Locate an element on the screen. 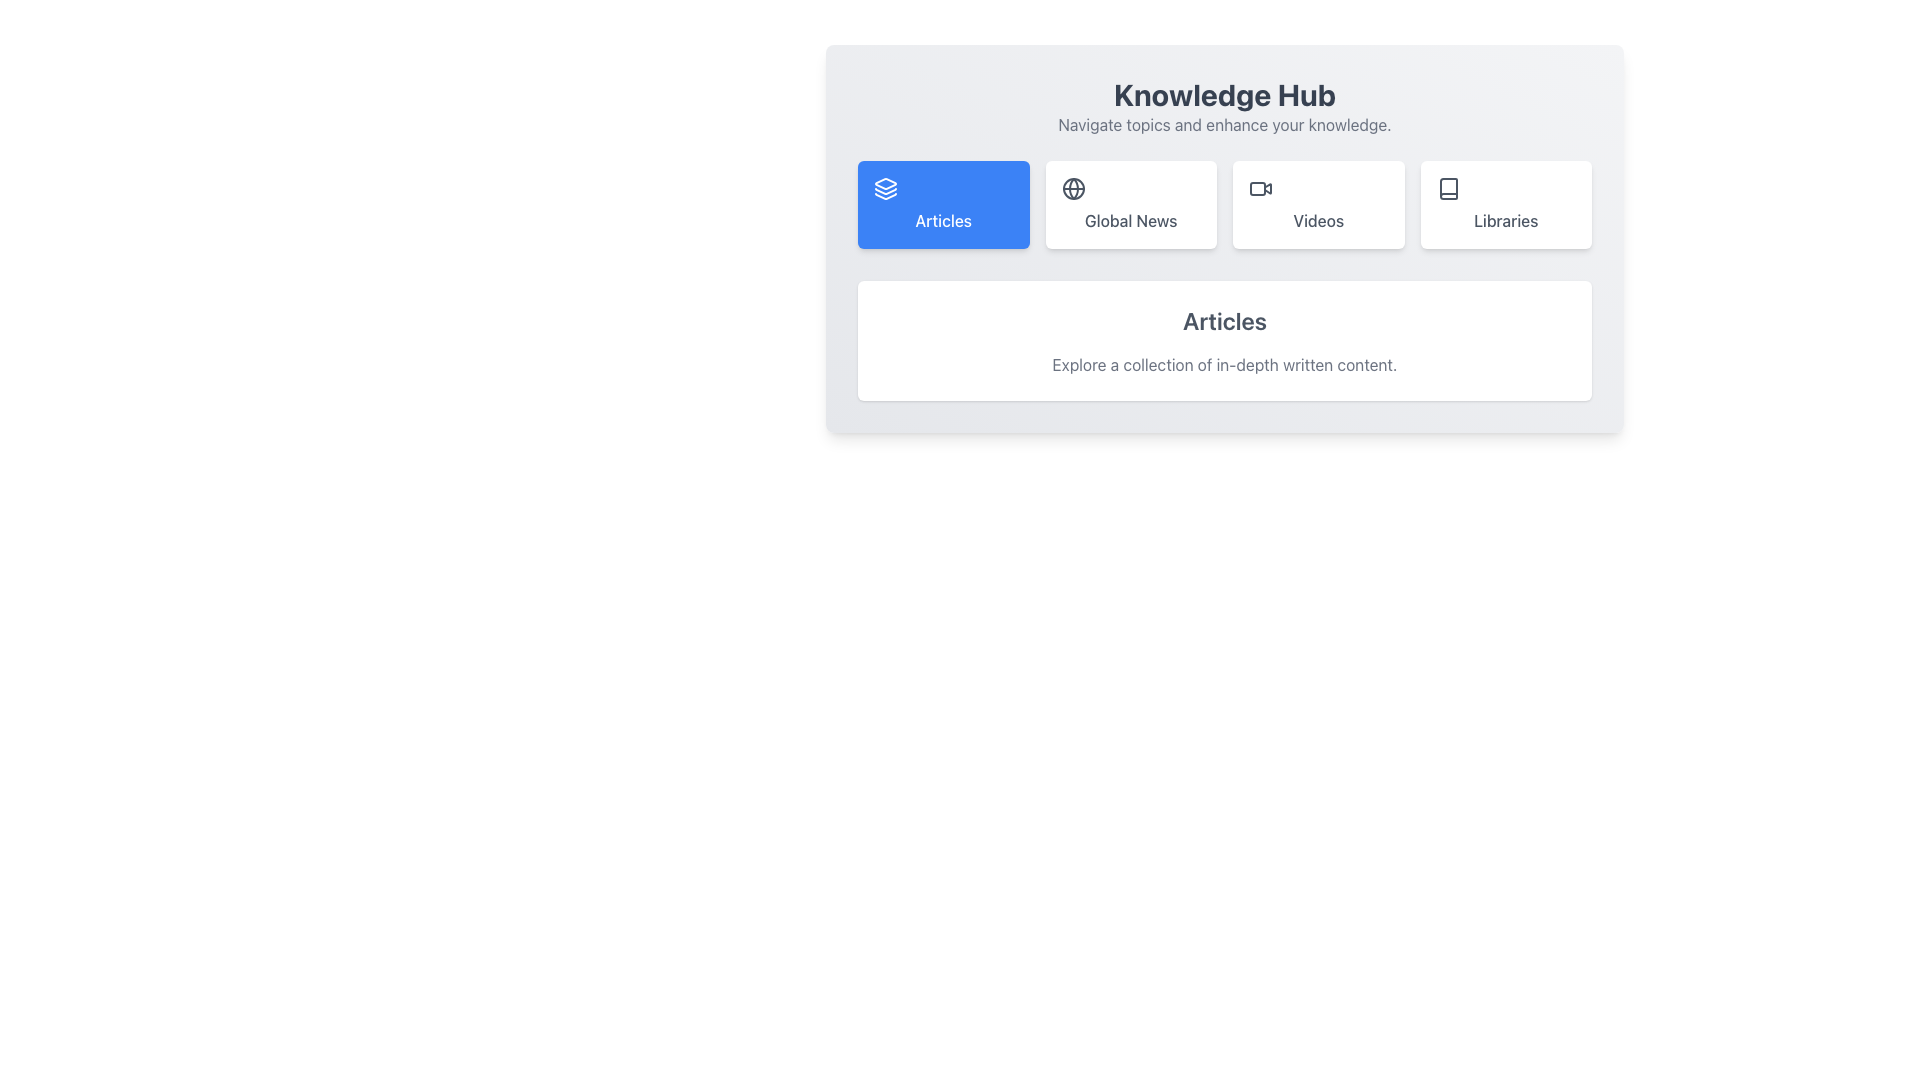 This screenshot has height=1080, width=1920. 'Articles' label, which is a textual label styled in white on a blue background, located within the button on the leftmost position under the 'Knowledge Hub' title is located at coordinates (942, 220).